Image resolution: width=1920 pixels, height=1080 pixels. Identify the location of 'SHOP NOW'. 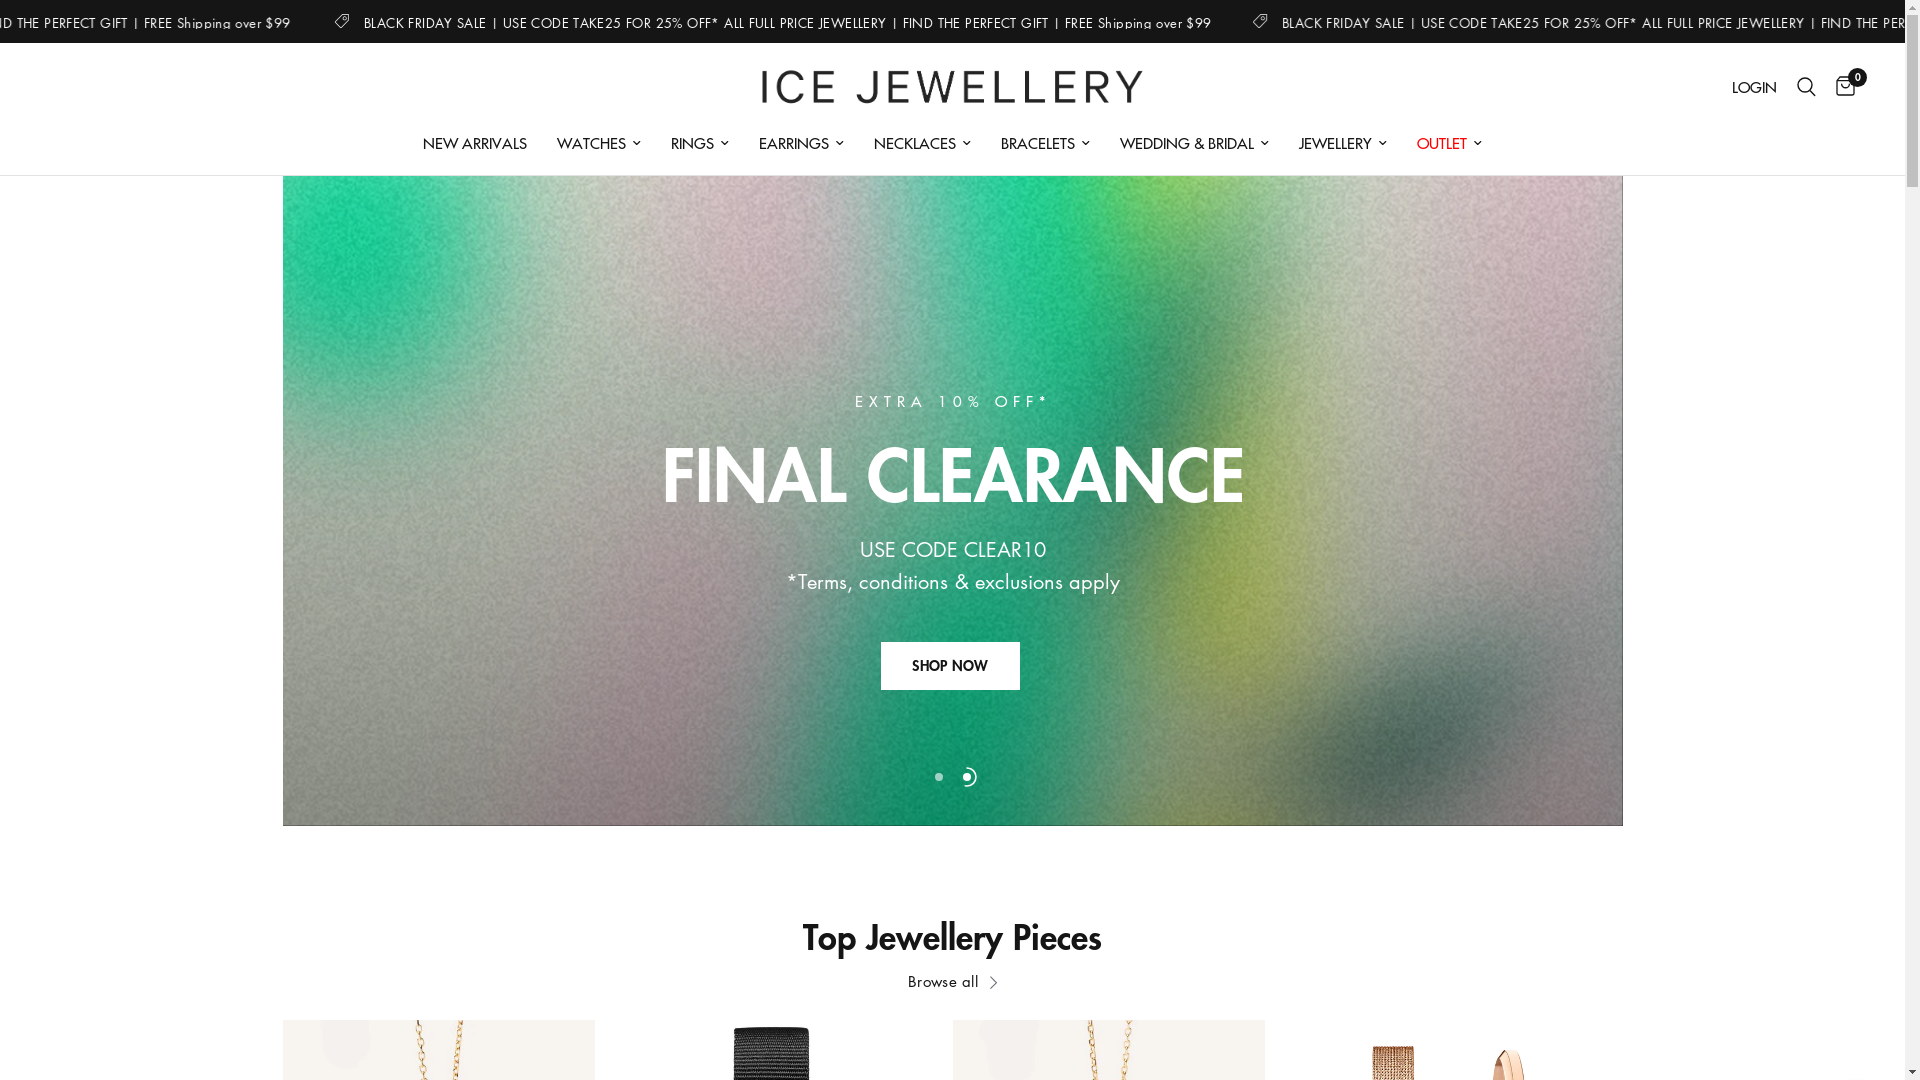
(880, 707).